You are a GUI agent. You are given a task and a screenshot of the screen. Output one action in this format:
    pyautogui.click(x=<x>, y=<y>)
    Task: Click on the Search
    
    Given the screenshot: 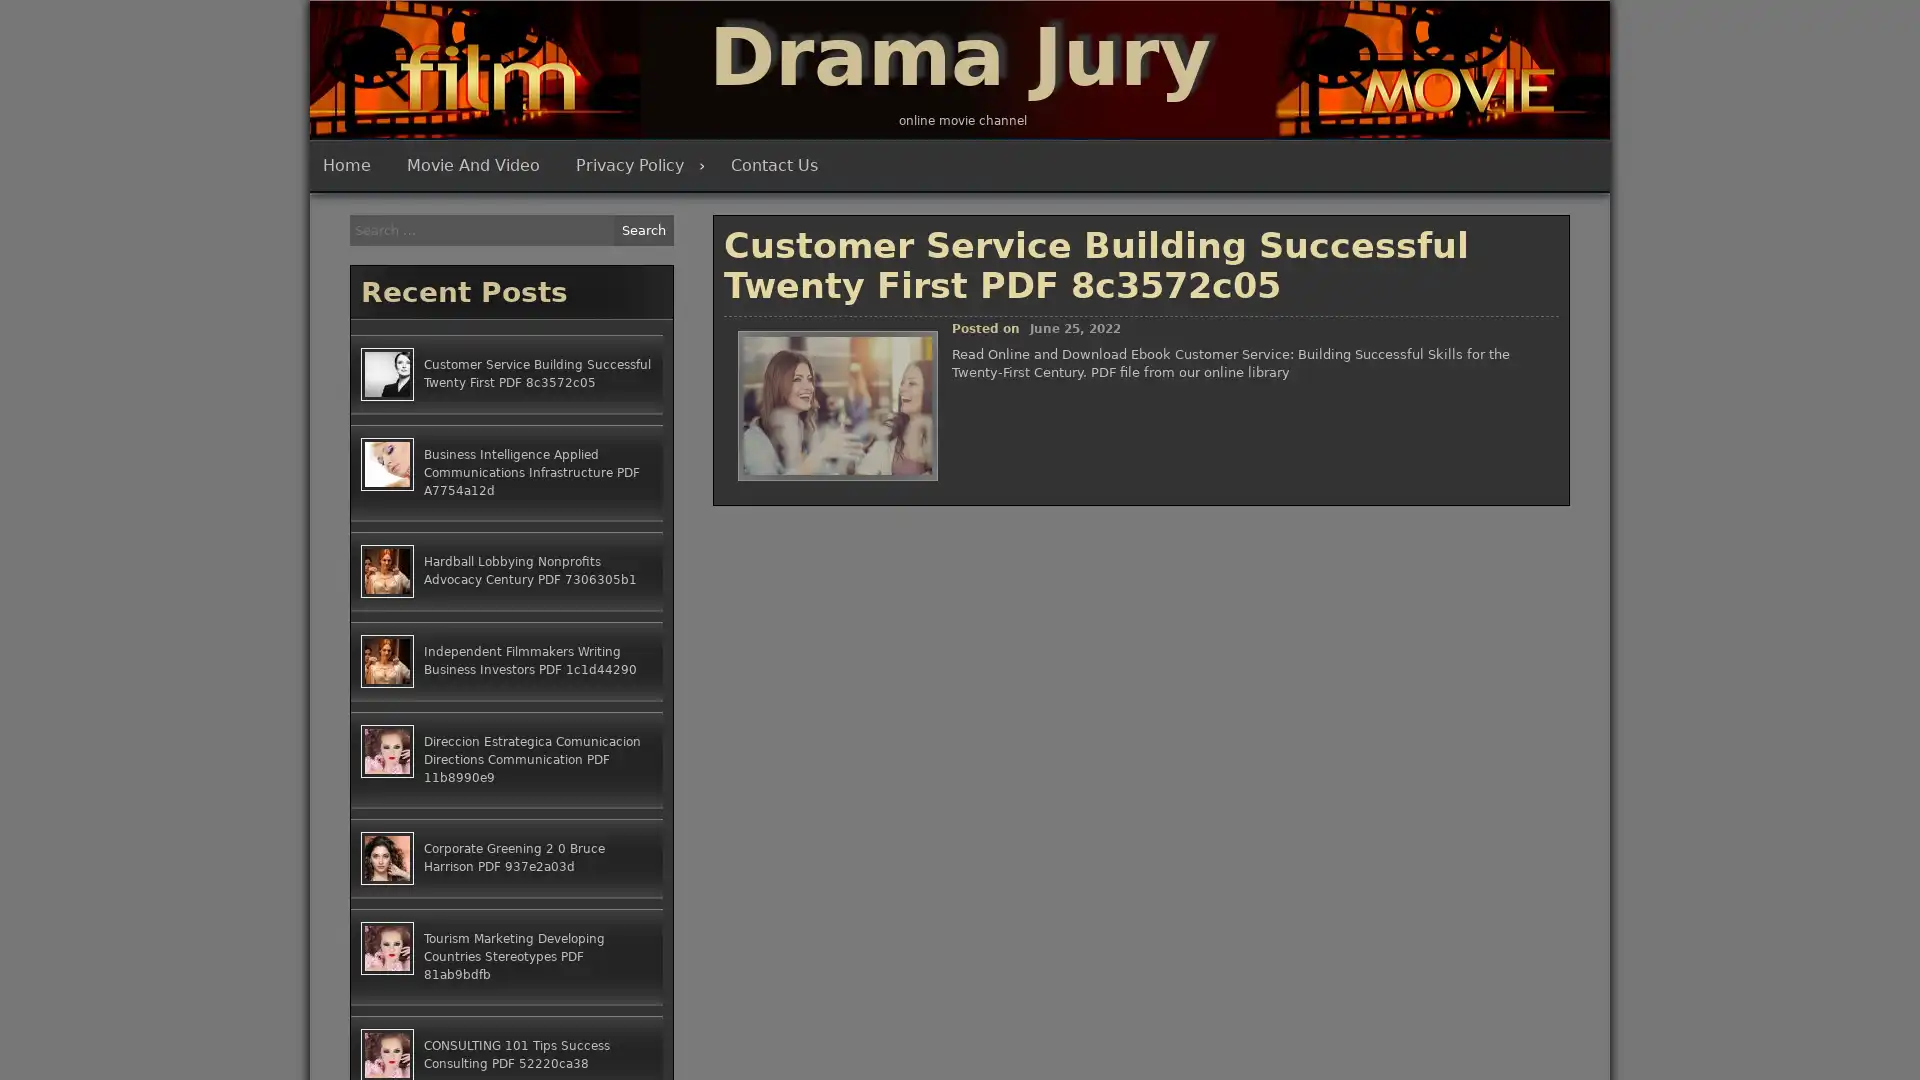 What is the action you would take?
    pyautogui.click(x=643, y=229)
    